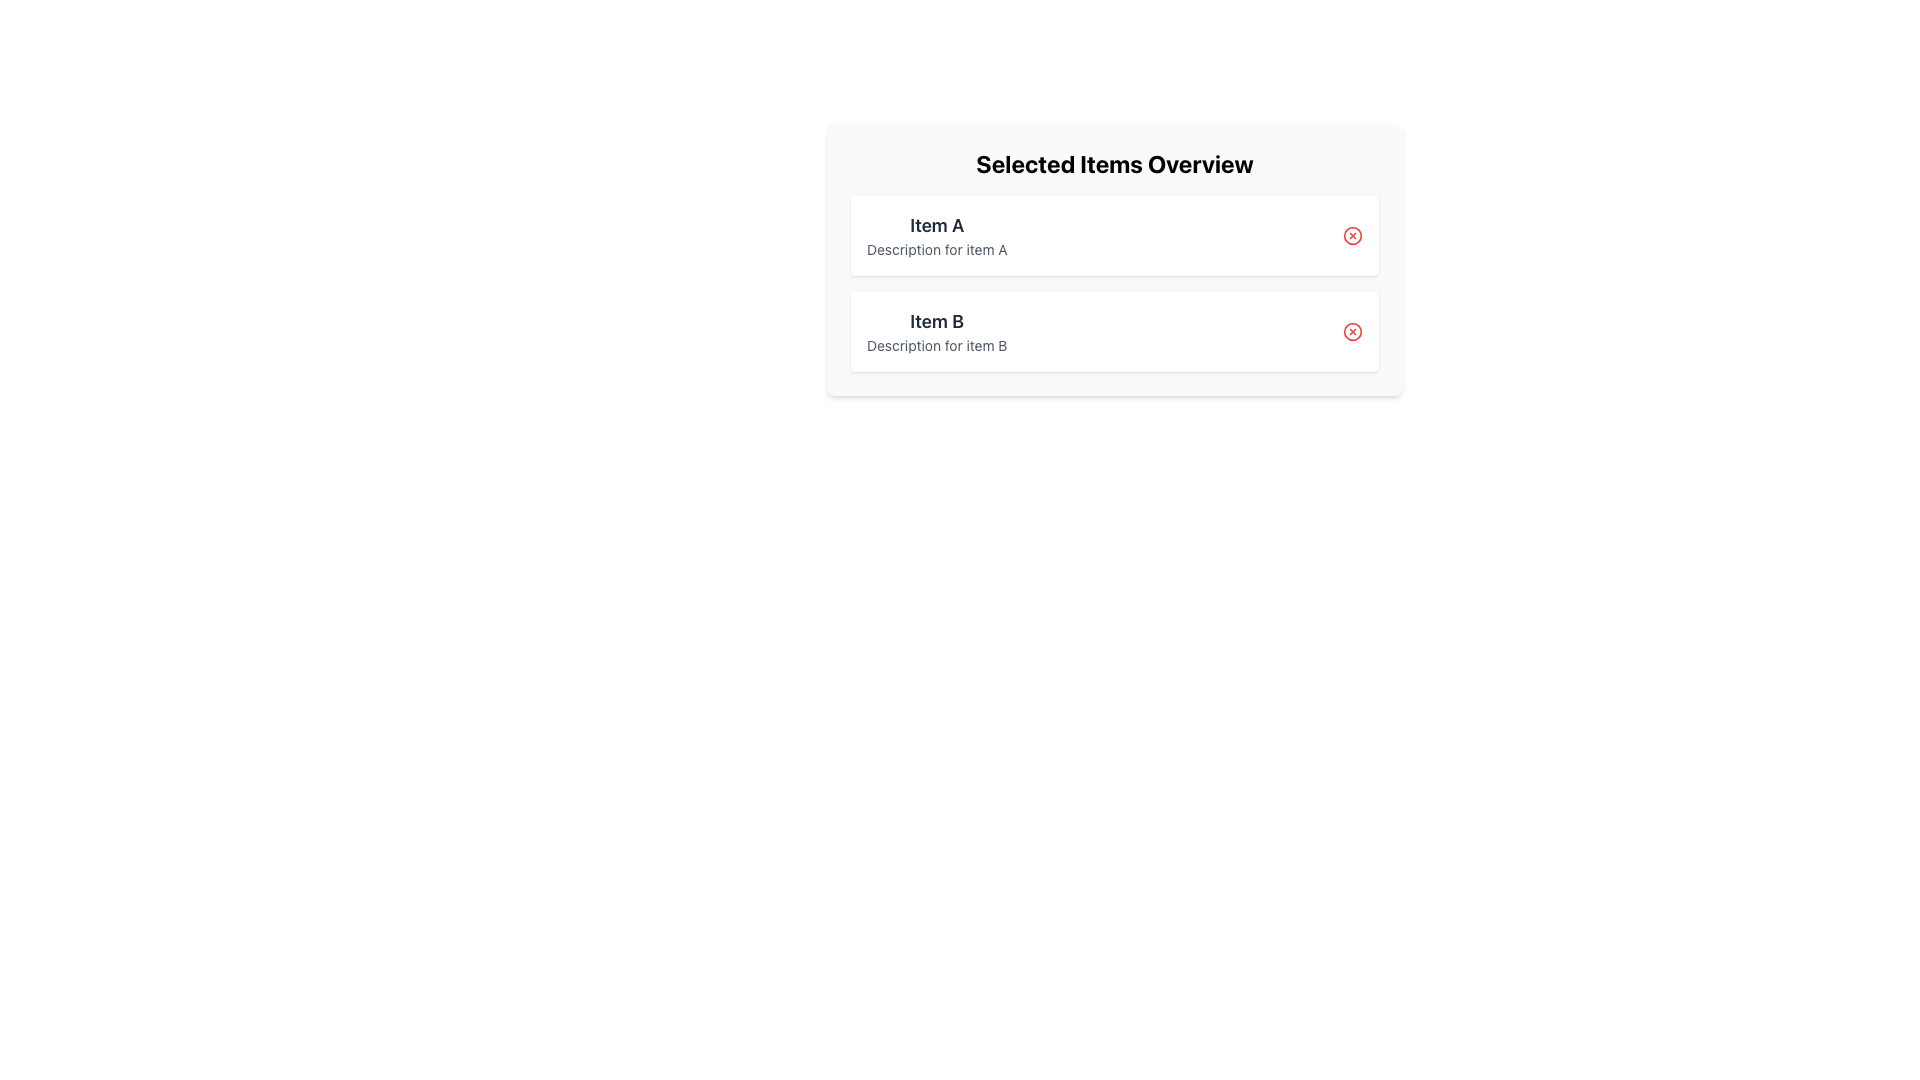  What do you see at coordinates (936, 249) in the screenshot?
I see `the descriptive label text that provides additional information about 'Item A', which is located directly beneath 'Item A' in the top card of a vertical list` at bounding box center [936, 249].